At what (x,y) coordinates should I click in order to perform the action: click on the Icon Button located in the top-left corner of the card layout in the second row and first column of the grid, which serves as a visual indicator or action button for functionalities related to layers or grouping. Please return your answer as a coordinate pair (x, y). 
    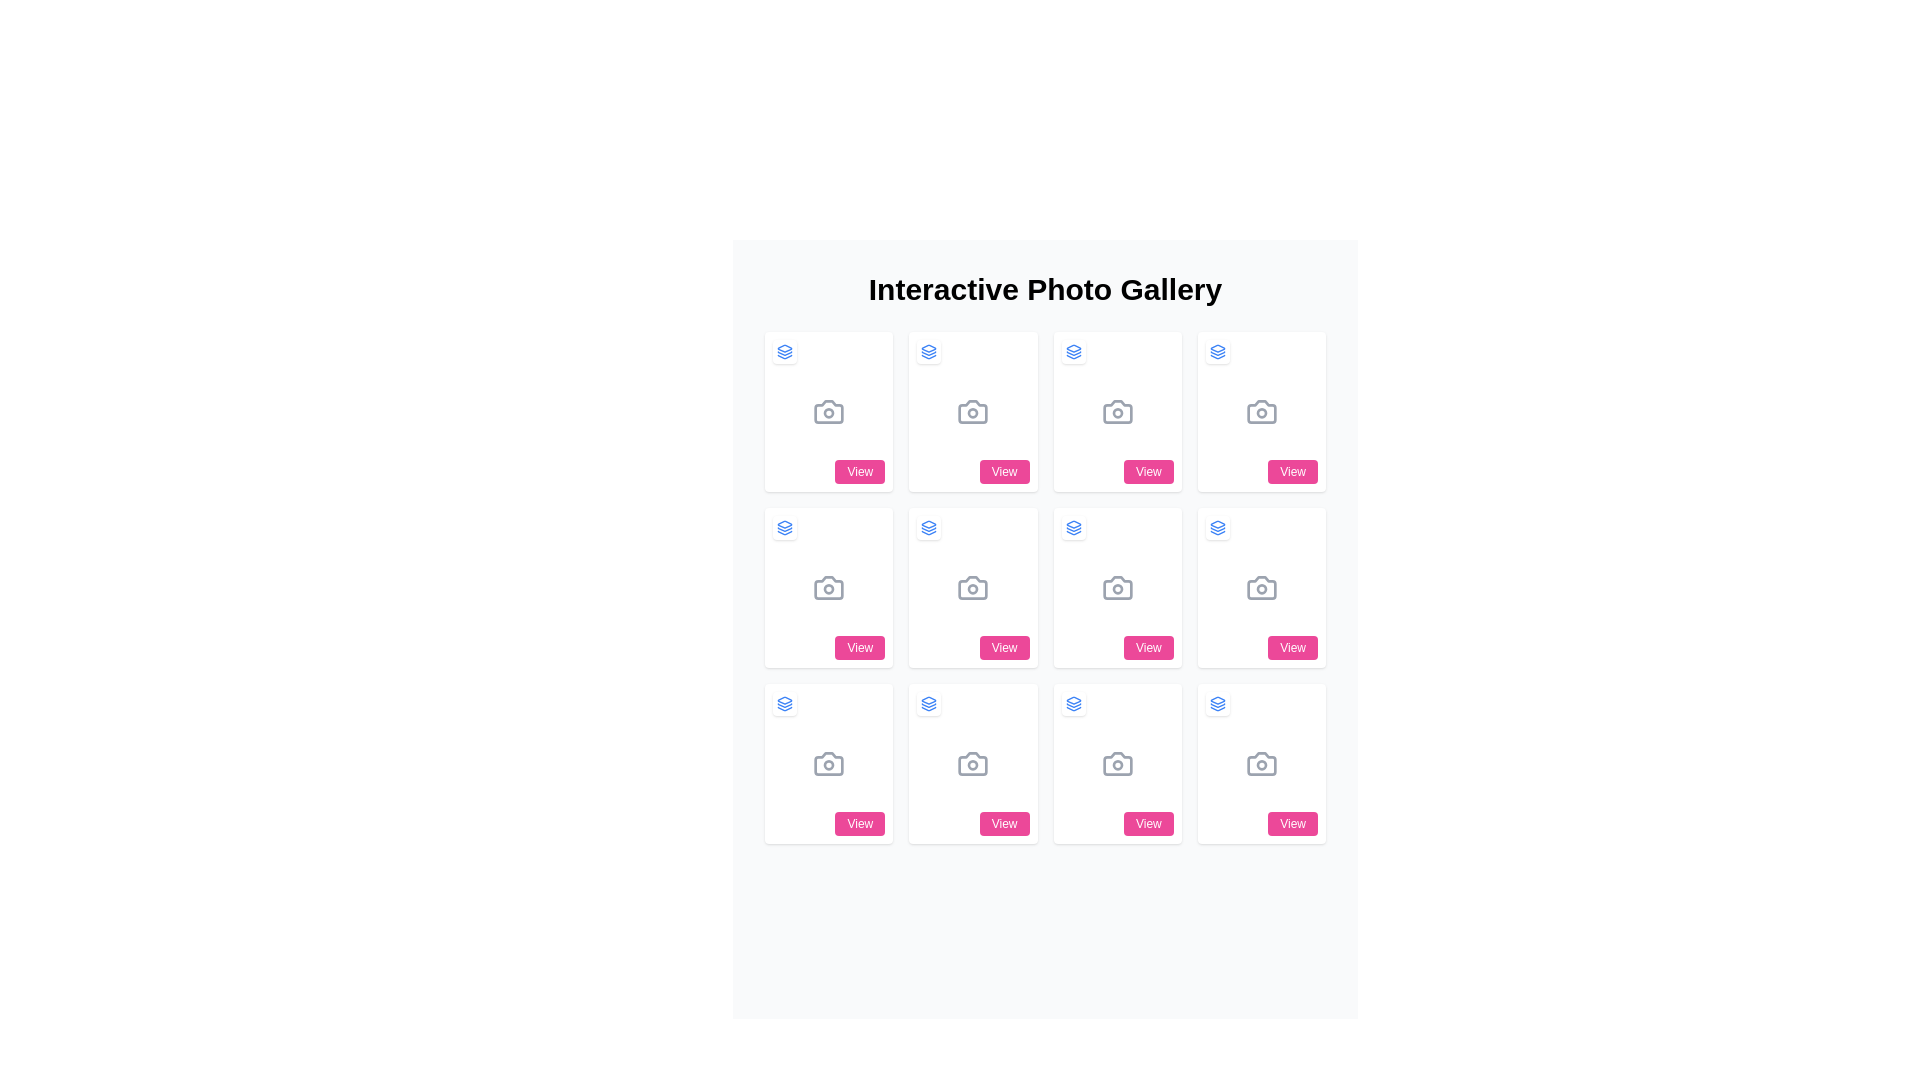
    Looking at the image, I should click on (784, 527).